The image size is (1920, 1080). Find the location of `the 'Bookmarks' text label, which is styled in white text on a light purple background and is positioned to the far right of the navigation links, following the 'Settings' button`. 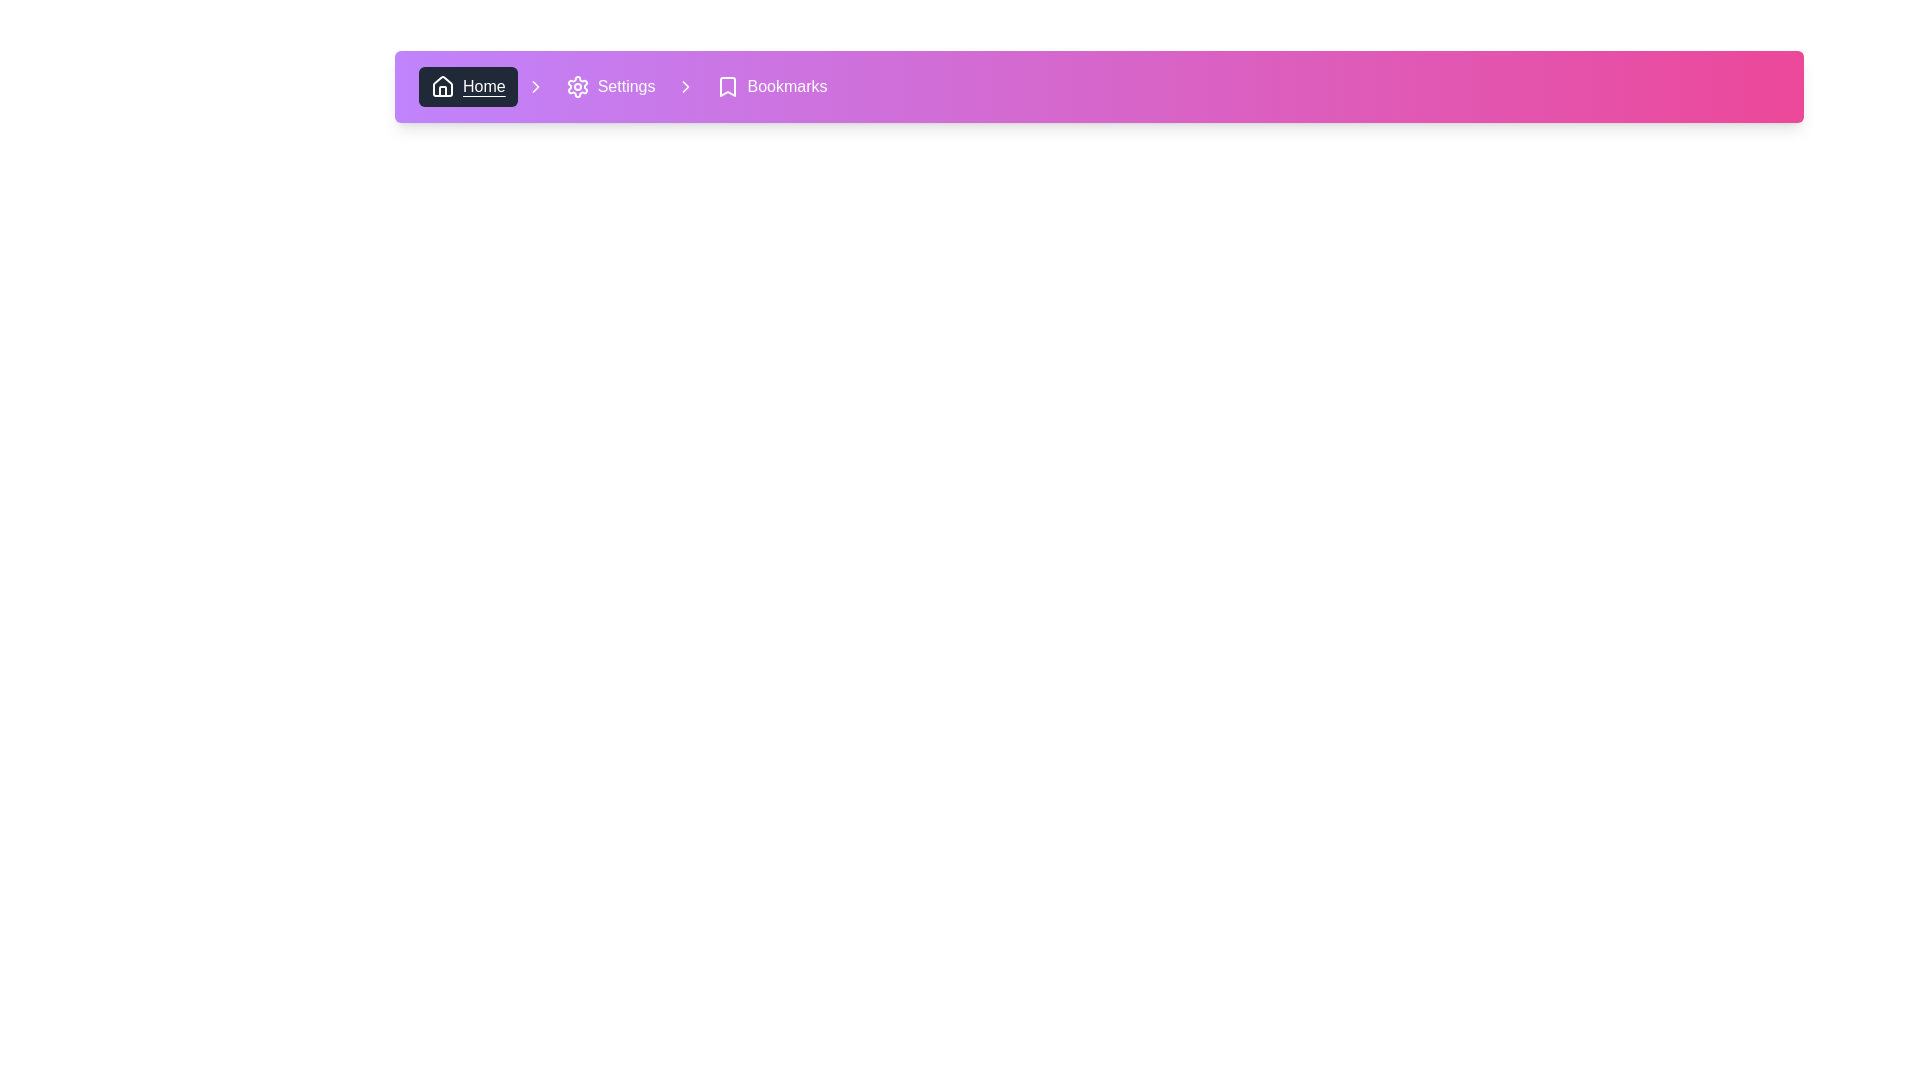

the 'Bookmarks' text label, which is styled in white text on a light purple background and is positioned to the far right of the navigation links, following the 'Settings' button is located at coordinates (786, 86).